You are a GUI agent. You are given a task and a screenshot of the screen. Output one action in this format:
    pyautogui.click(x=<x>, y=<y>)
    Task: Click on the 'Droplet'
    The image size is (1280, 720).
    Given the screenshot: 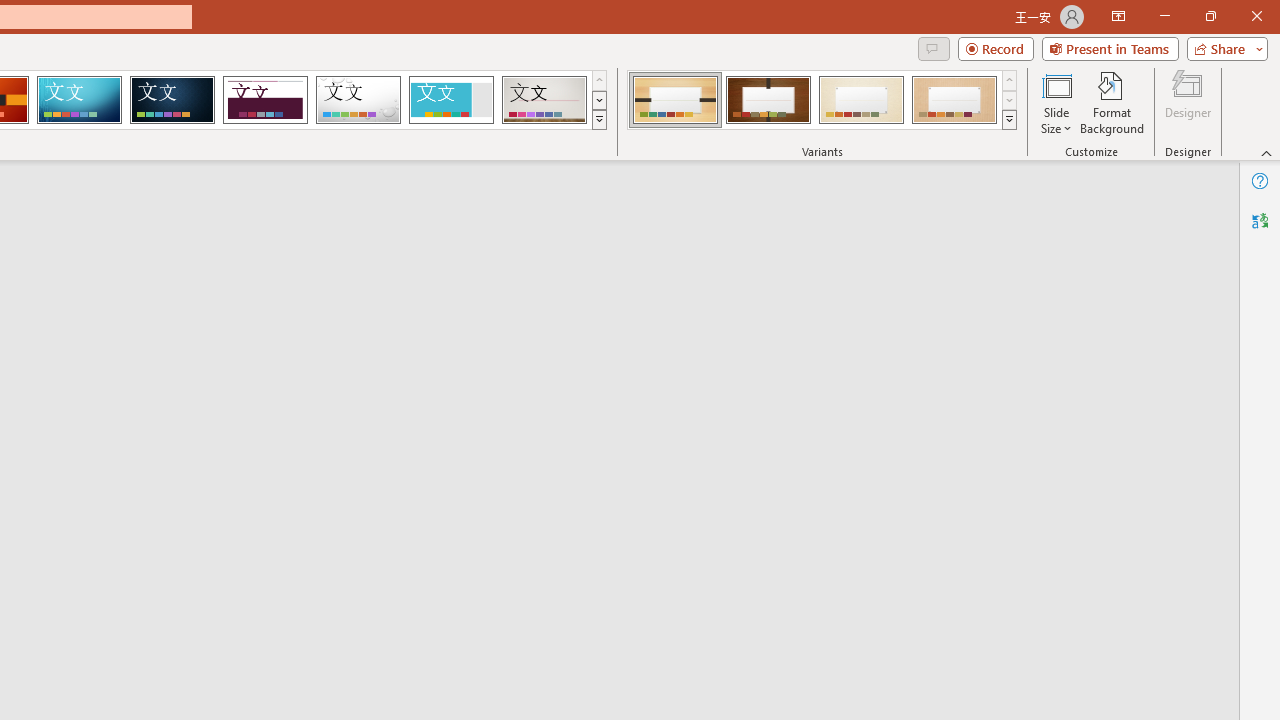 What is the action you would take?
    pyautogui.click(x=358, y=100)
    